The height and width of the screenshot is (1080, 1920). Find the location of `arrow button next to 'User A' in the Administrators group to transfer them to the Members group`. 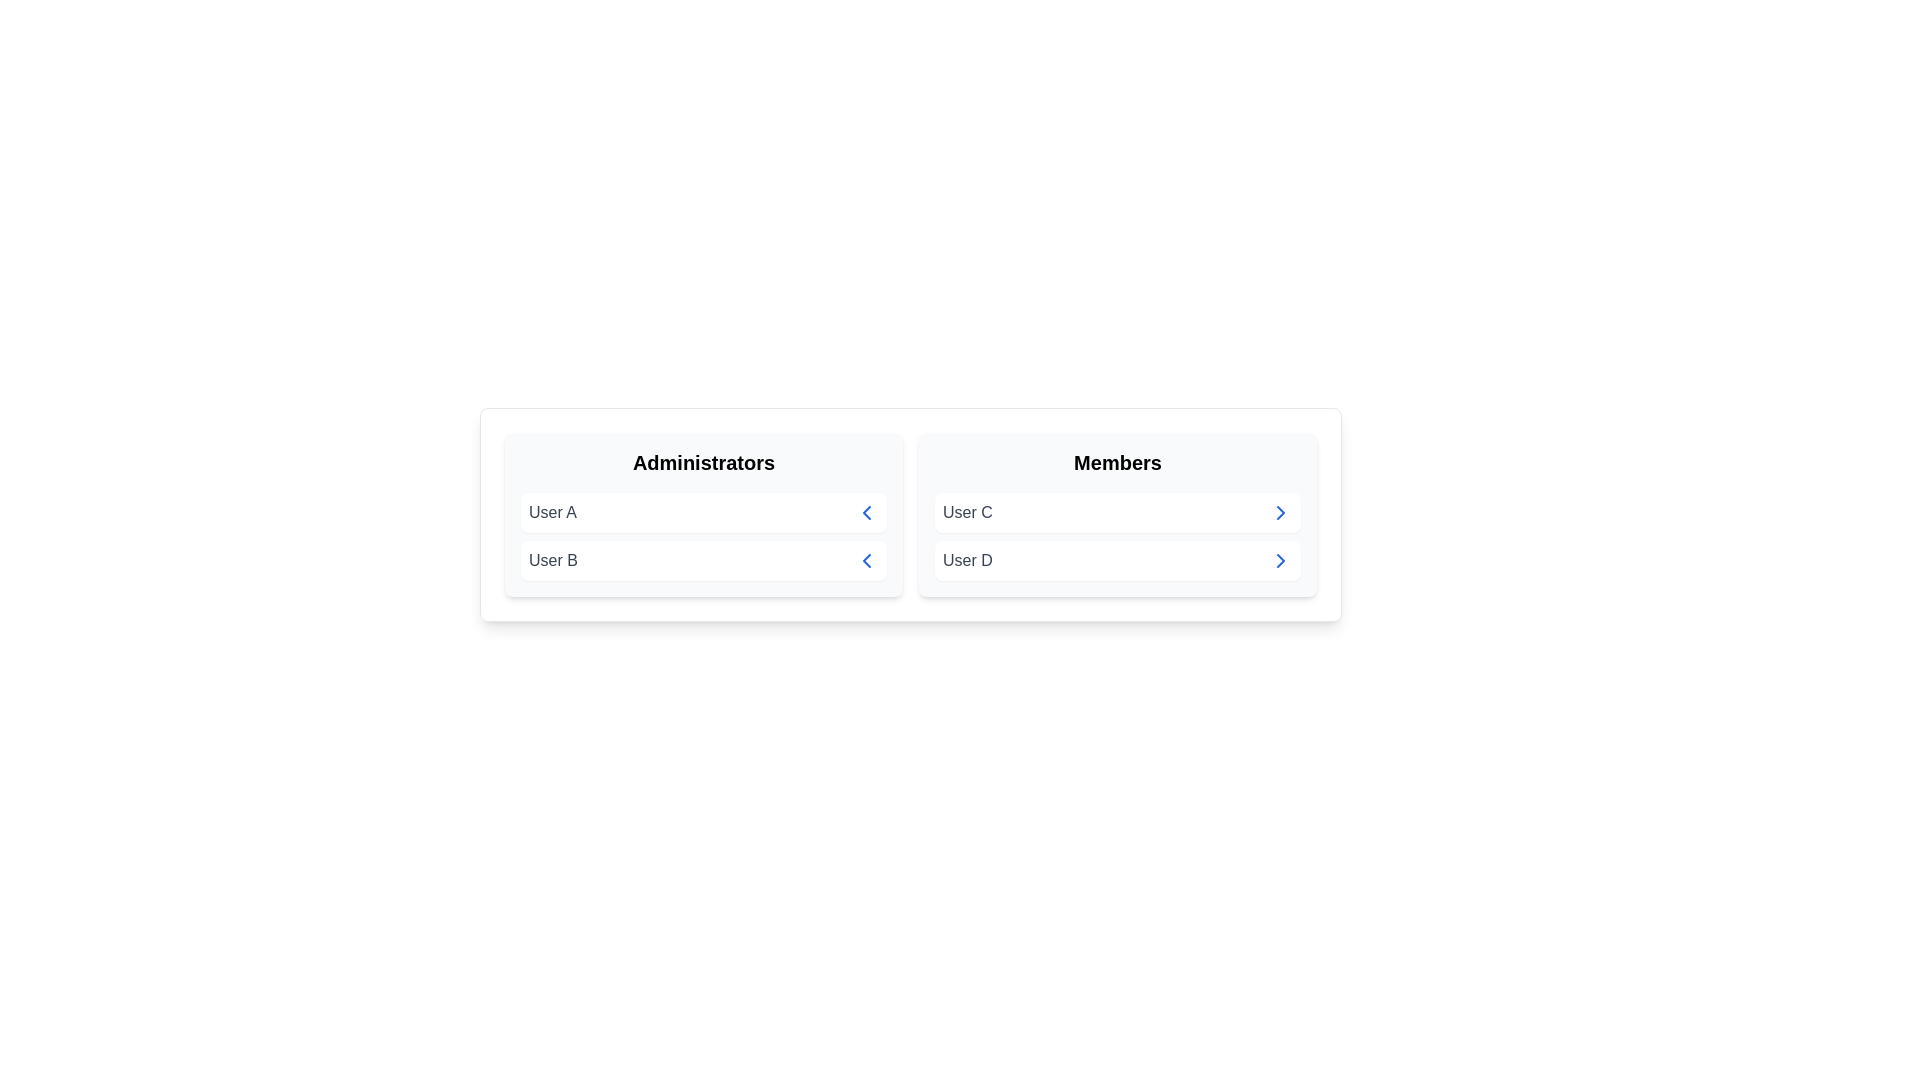

arrow button next to 'User A' in the Administrators group to transfer them to the Members group is located at coordinates (867, 512).